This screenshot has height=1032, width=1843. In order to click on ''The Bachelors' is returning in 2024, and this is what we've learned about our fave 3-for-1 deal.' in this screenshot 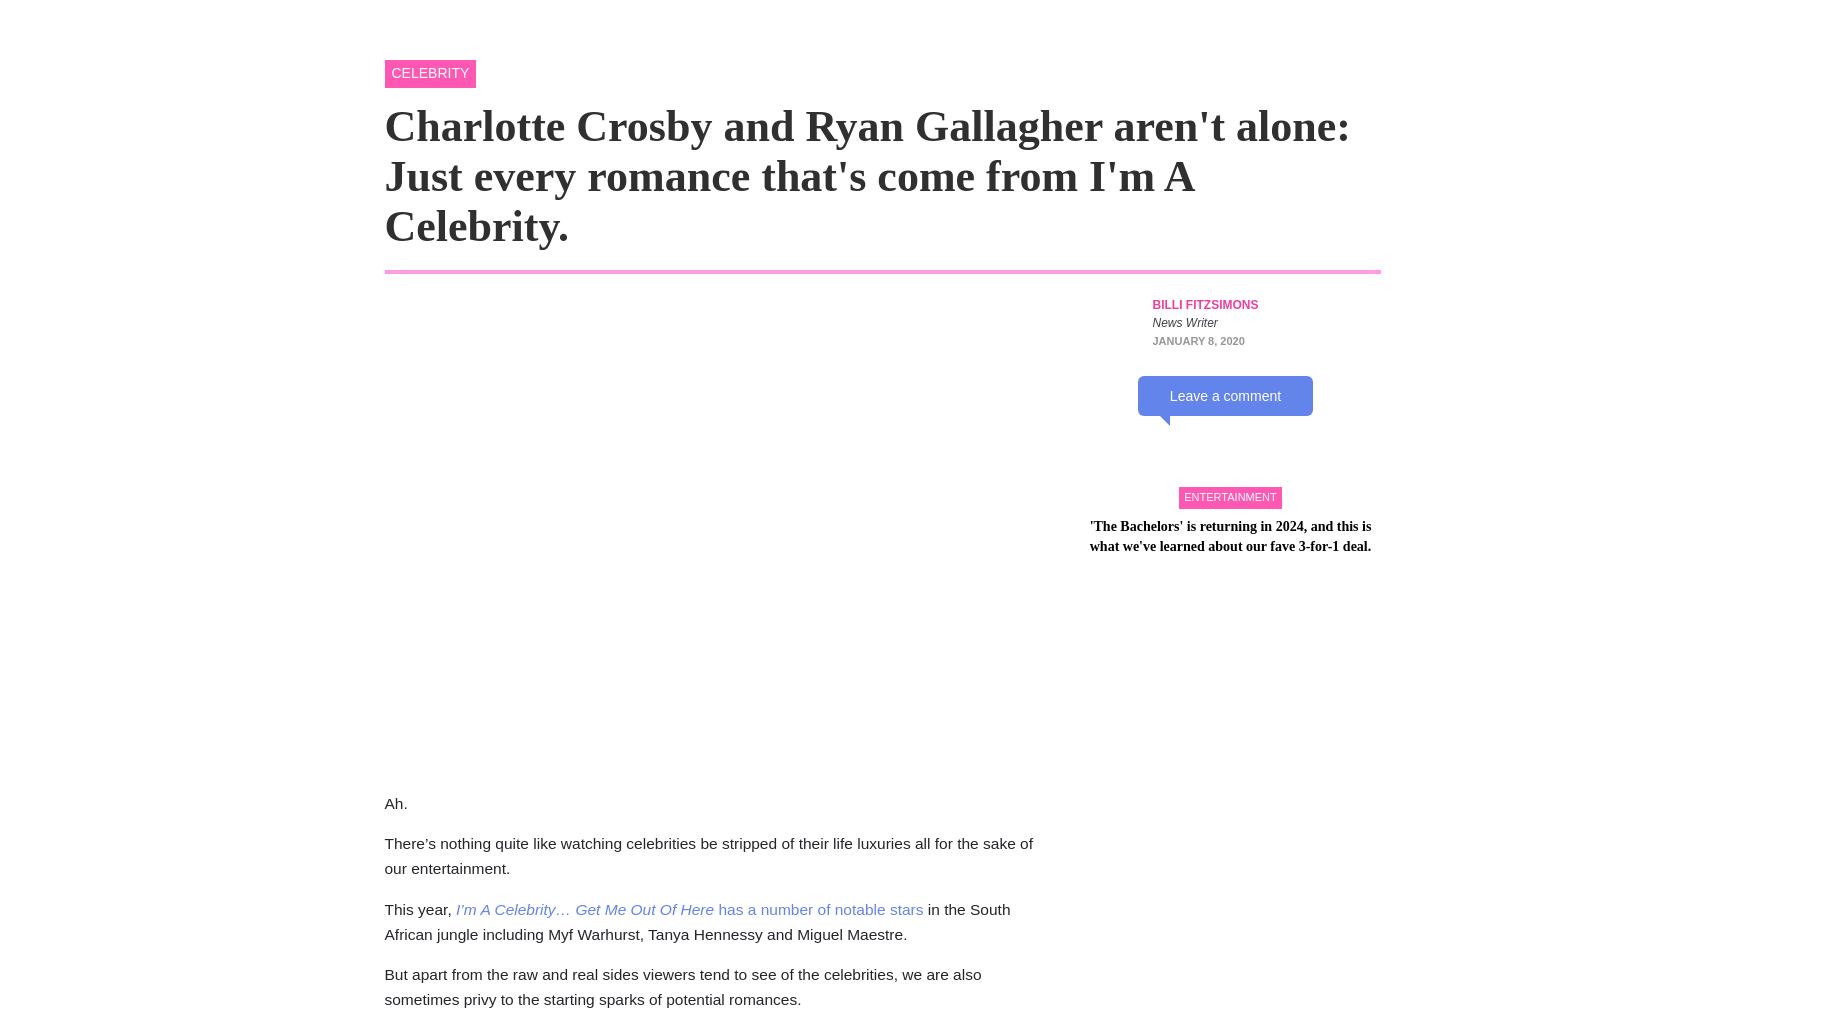, I will do `click(1230, 710)`.